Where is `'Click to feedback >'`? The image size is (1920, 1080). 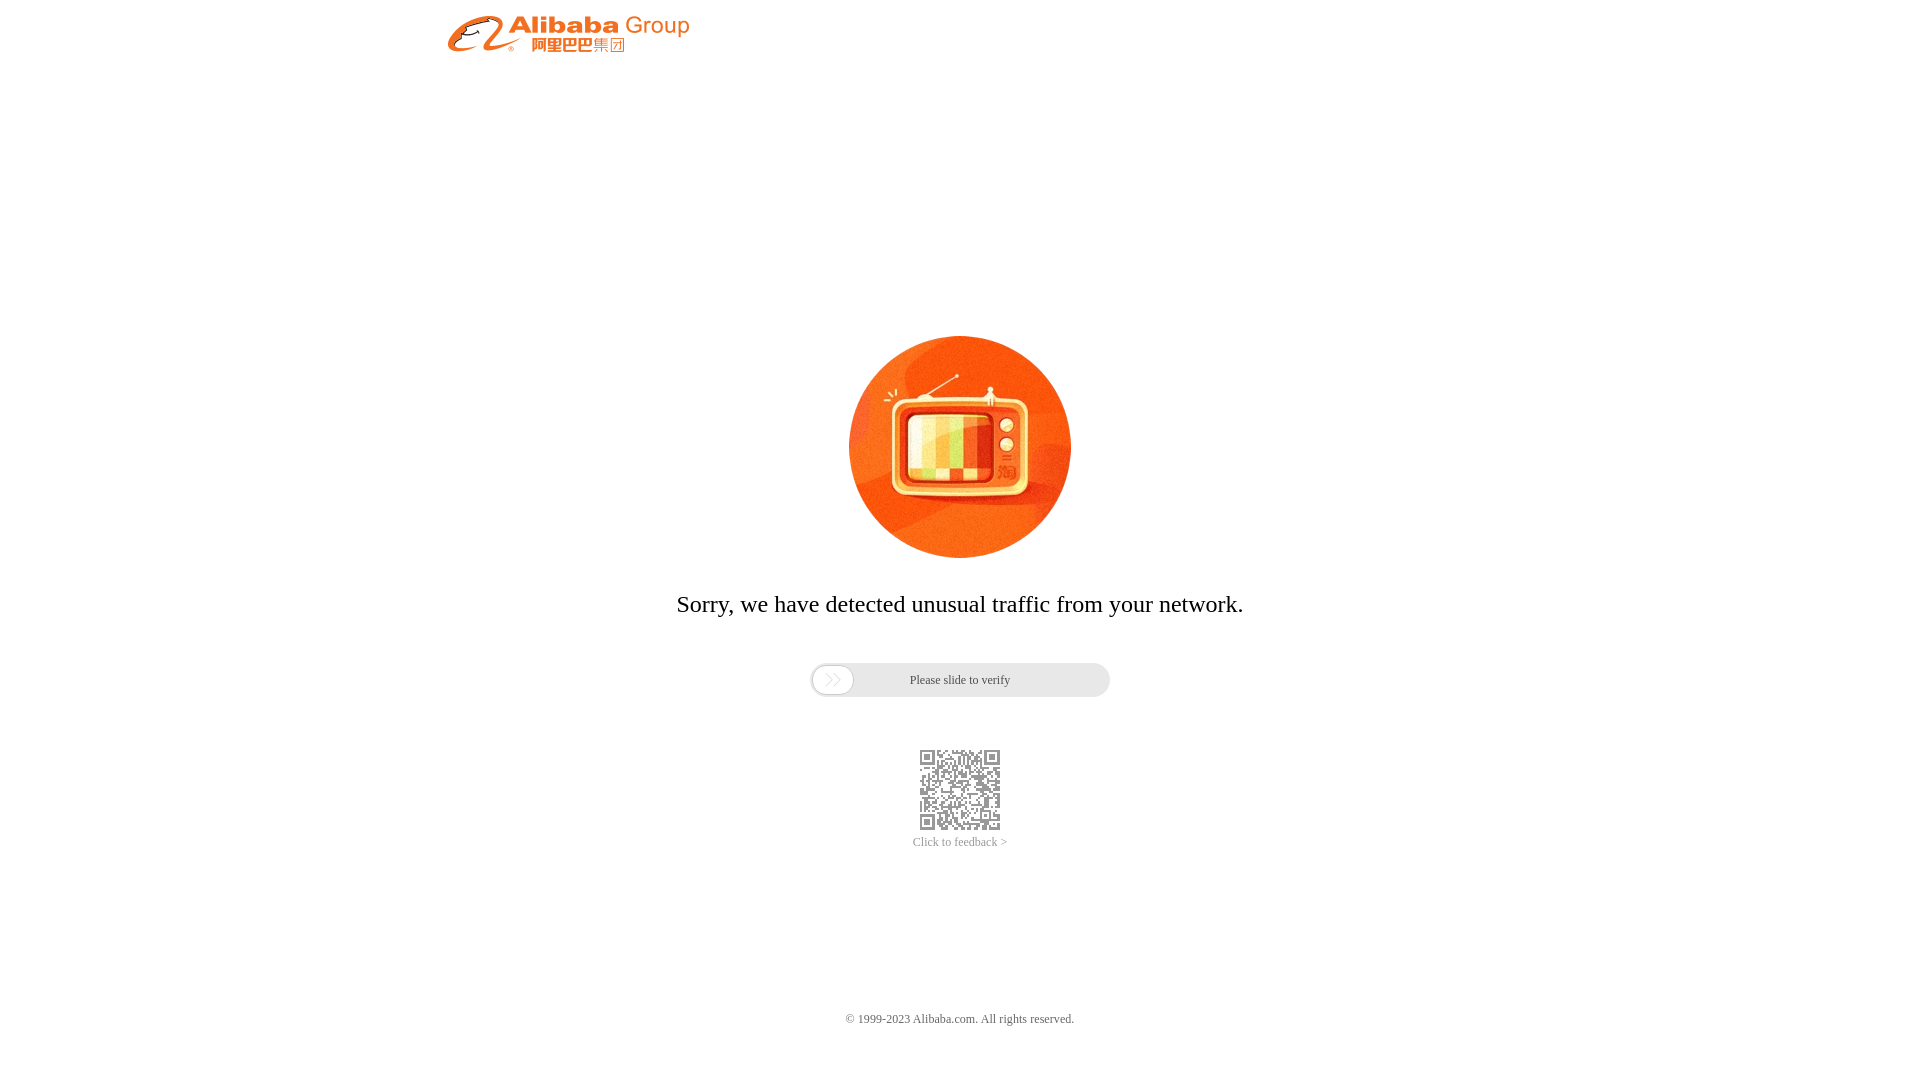
'Click to feedback >' is located at coordinates (960, 842).